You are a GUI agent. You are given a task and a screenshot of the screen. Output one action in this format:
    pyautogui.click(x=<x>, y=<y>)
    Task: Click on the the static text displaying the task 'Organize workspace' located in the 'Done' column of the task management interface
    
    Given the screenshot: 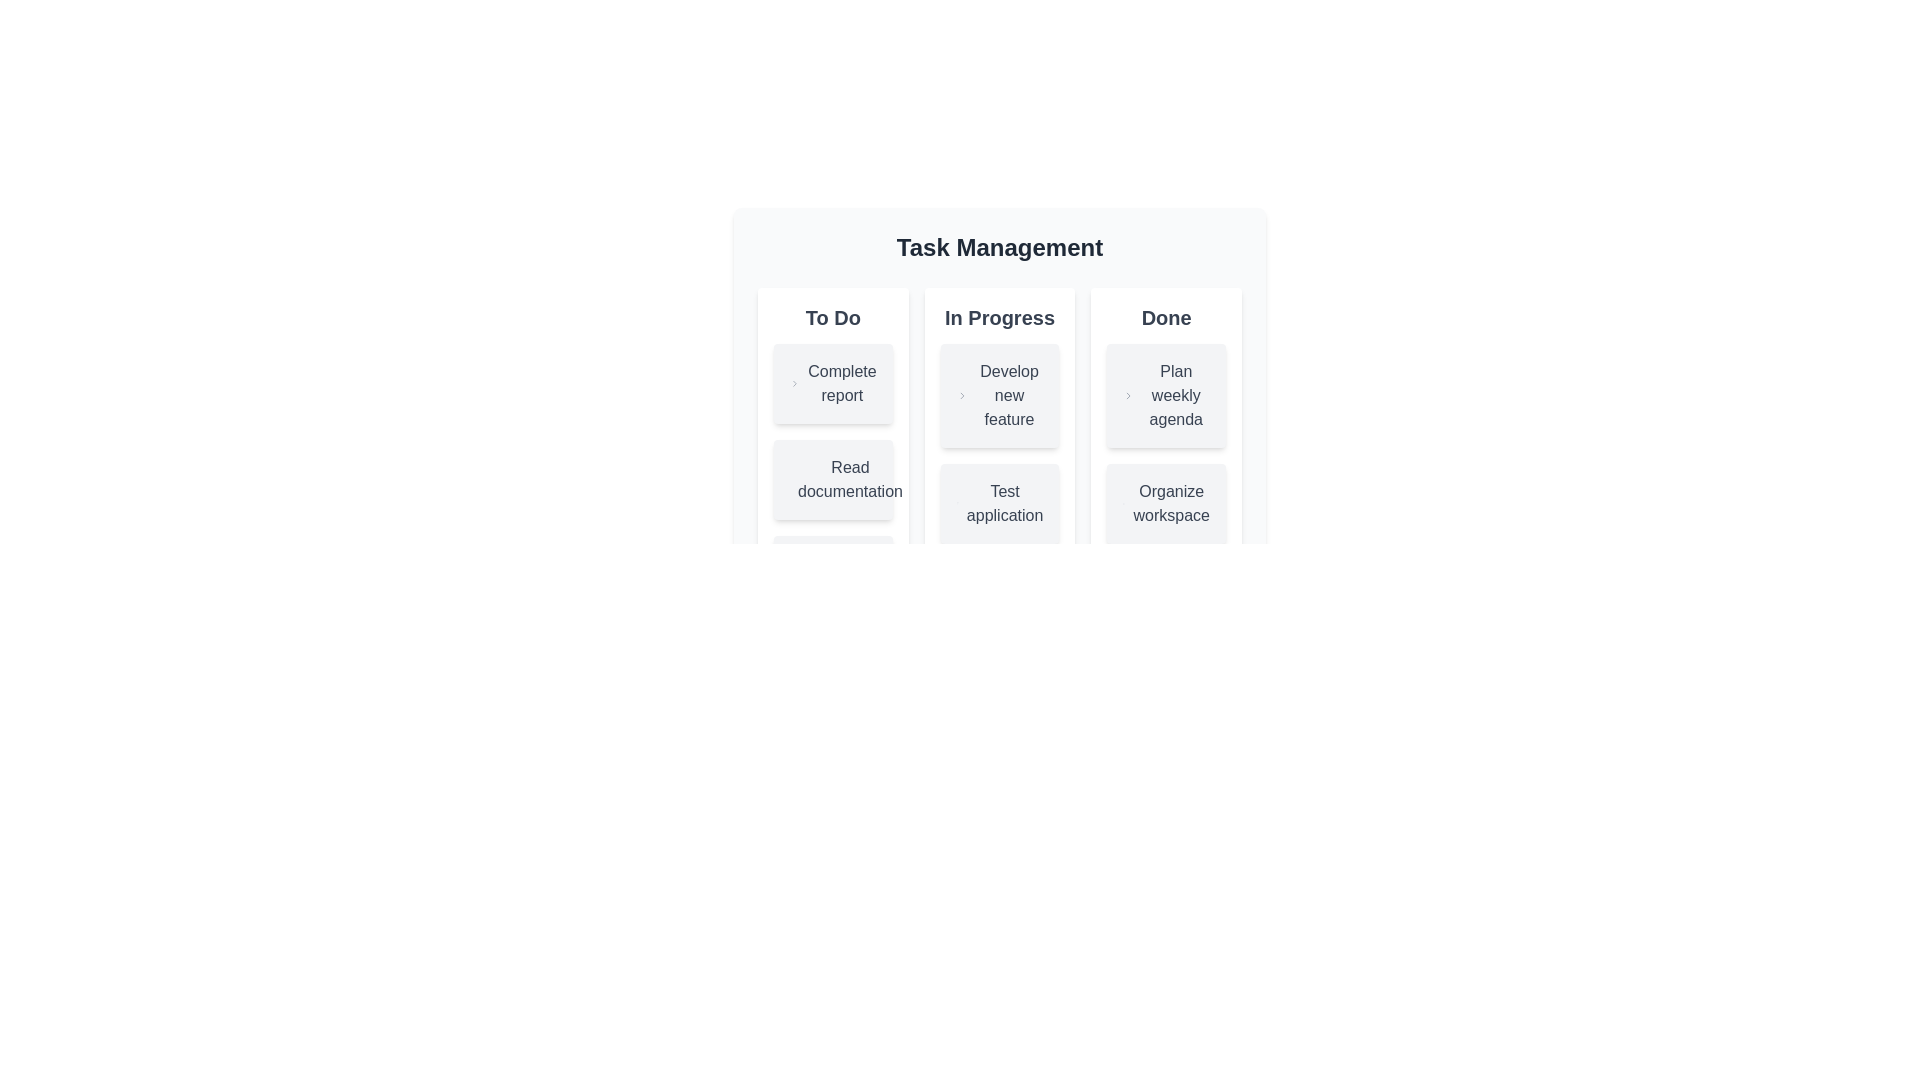 What is the action you would take?
    pyautogui.click(x=1166, y=503)
    